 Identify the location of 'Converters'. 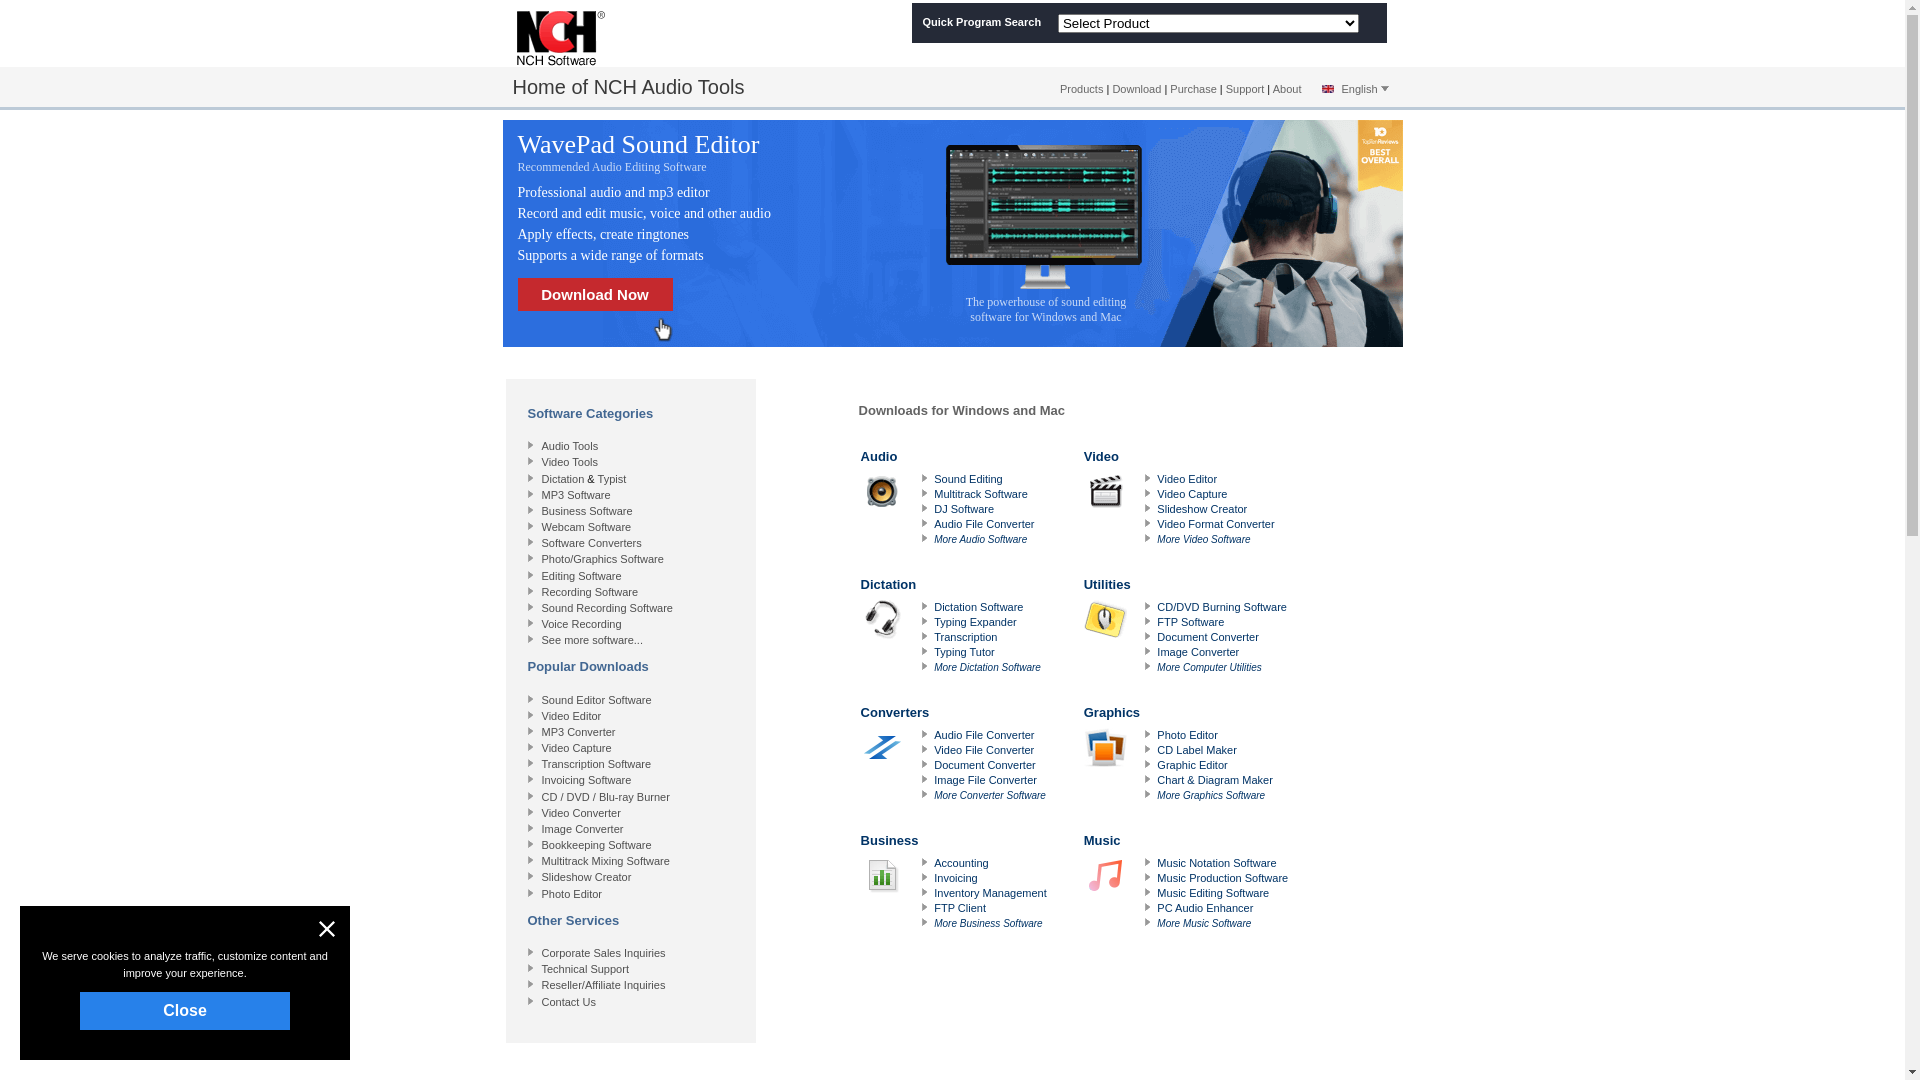
(860, 752).